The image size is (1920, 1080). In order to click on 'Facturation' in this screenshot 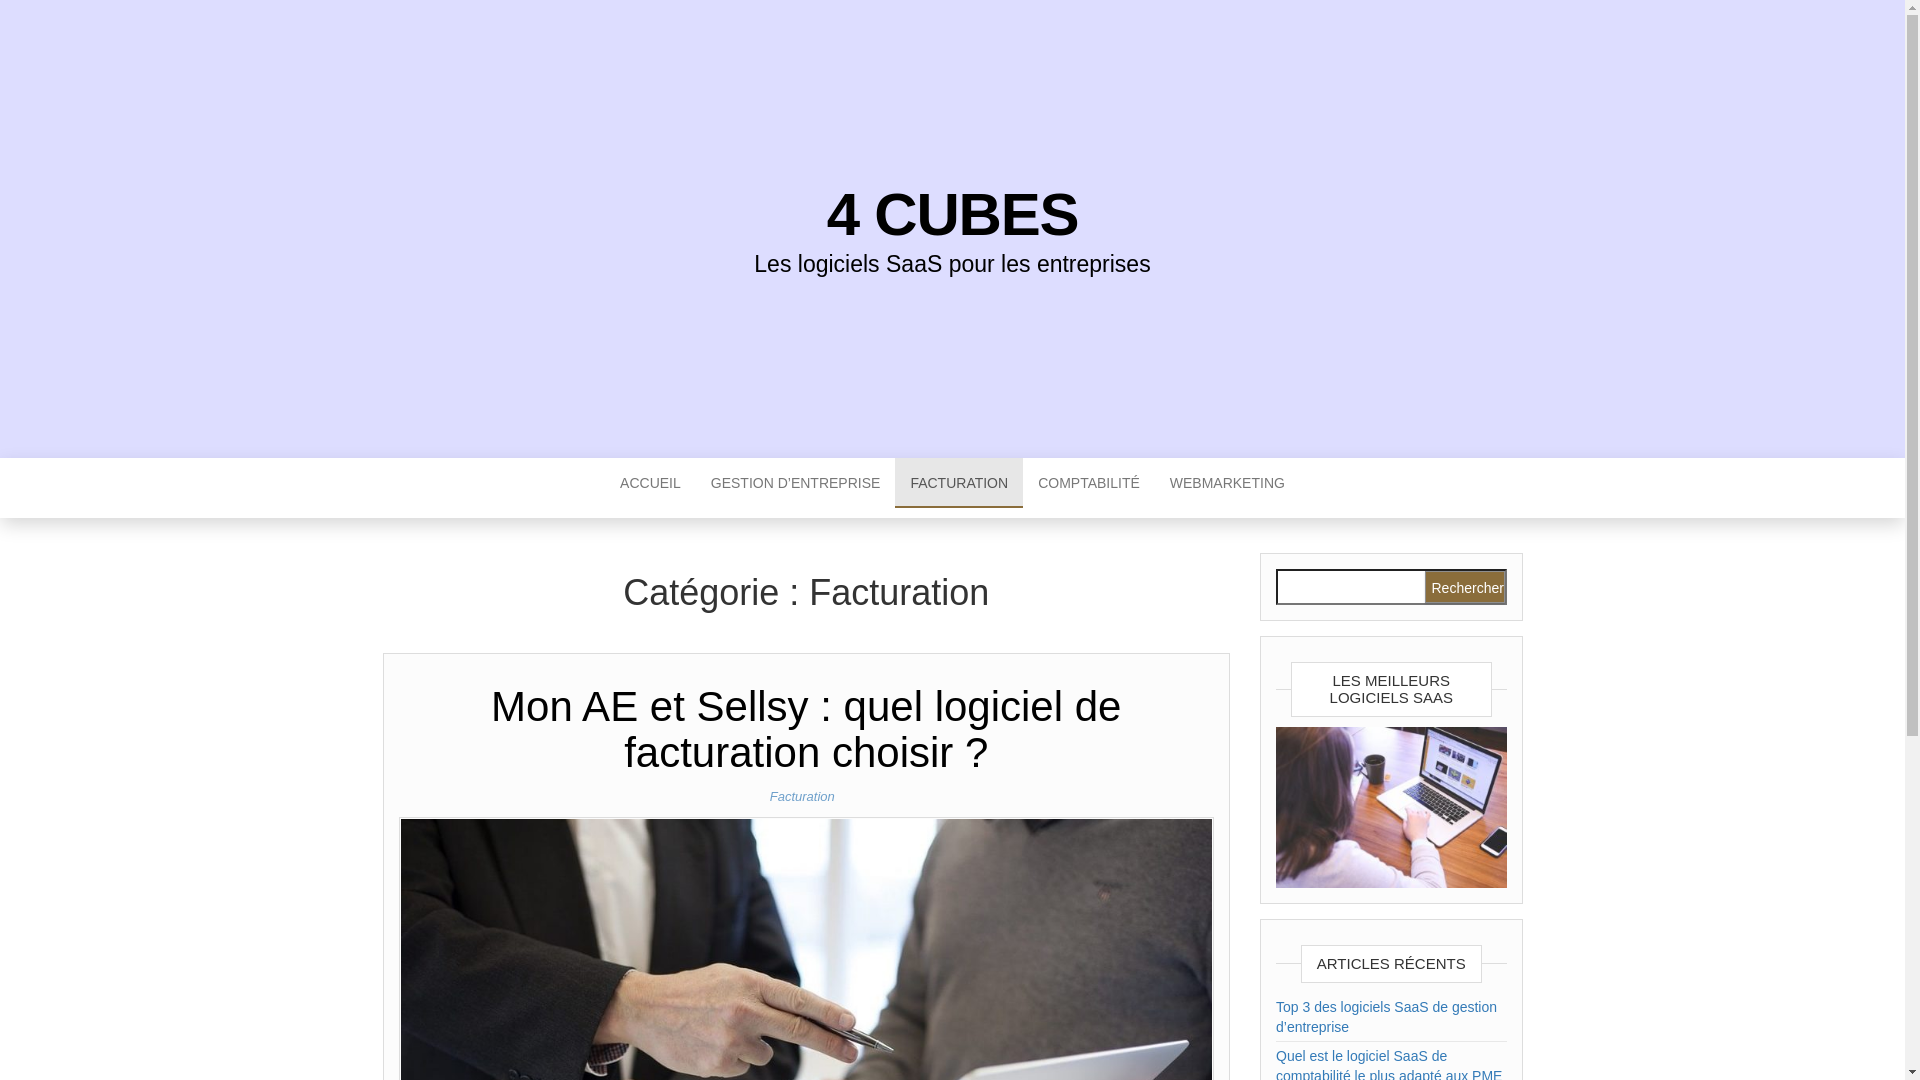, I will do `click(768, 795)`.